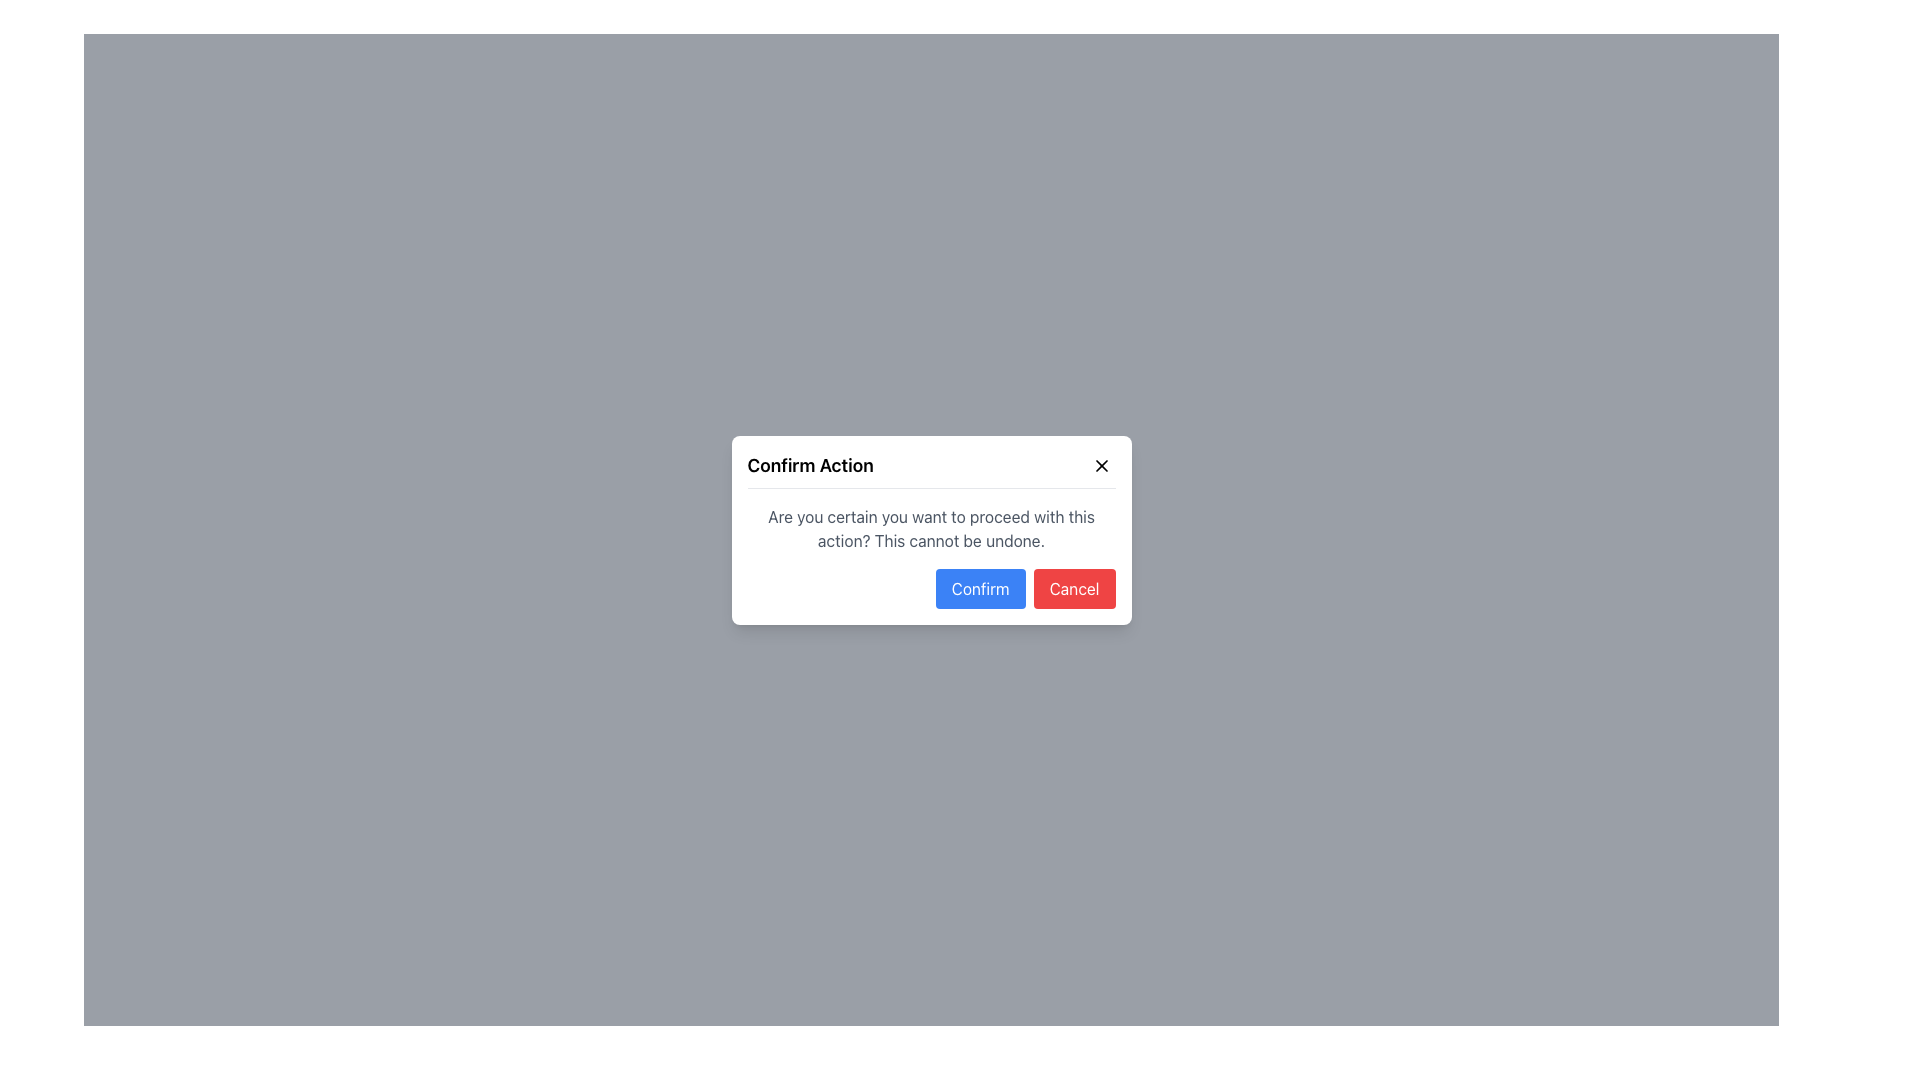 The height and width of the screenshot is (1080, 1920). What do you see at coordinates (1100, 465) in the screenshot?
I see `the close button (cross-shaped icon) located in the top right corner of the modal dialog box` at bounding box center [1100, 465].